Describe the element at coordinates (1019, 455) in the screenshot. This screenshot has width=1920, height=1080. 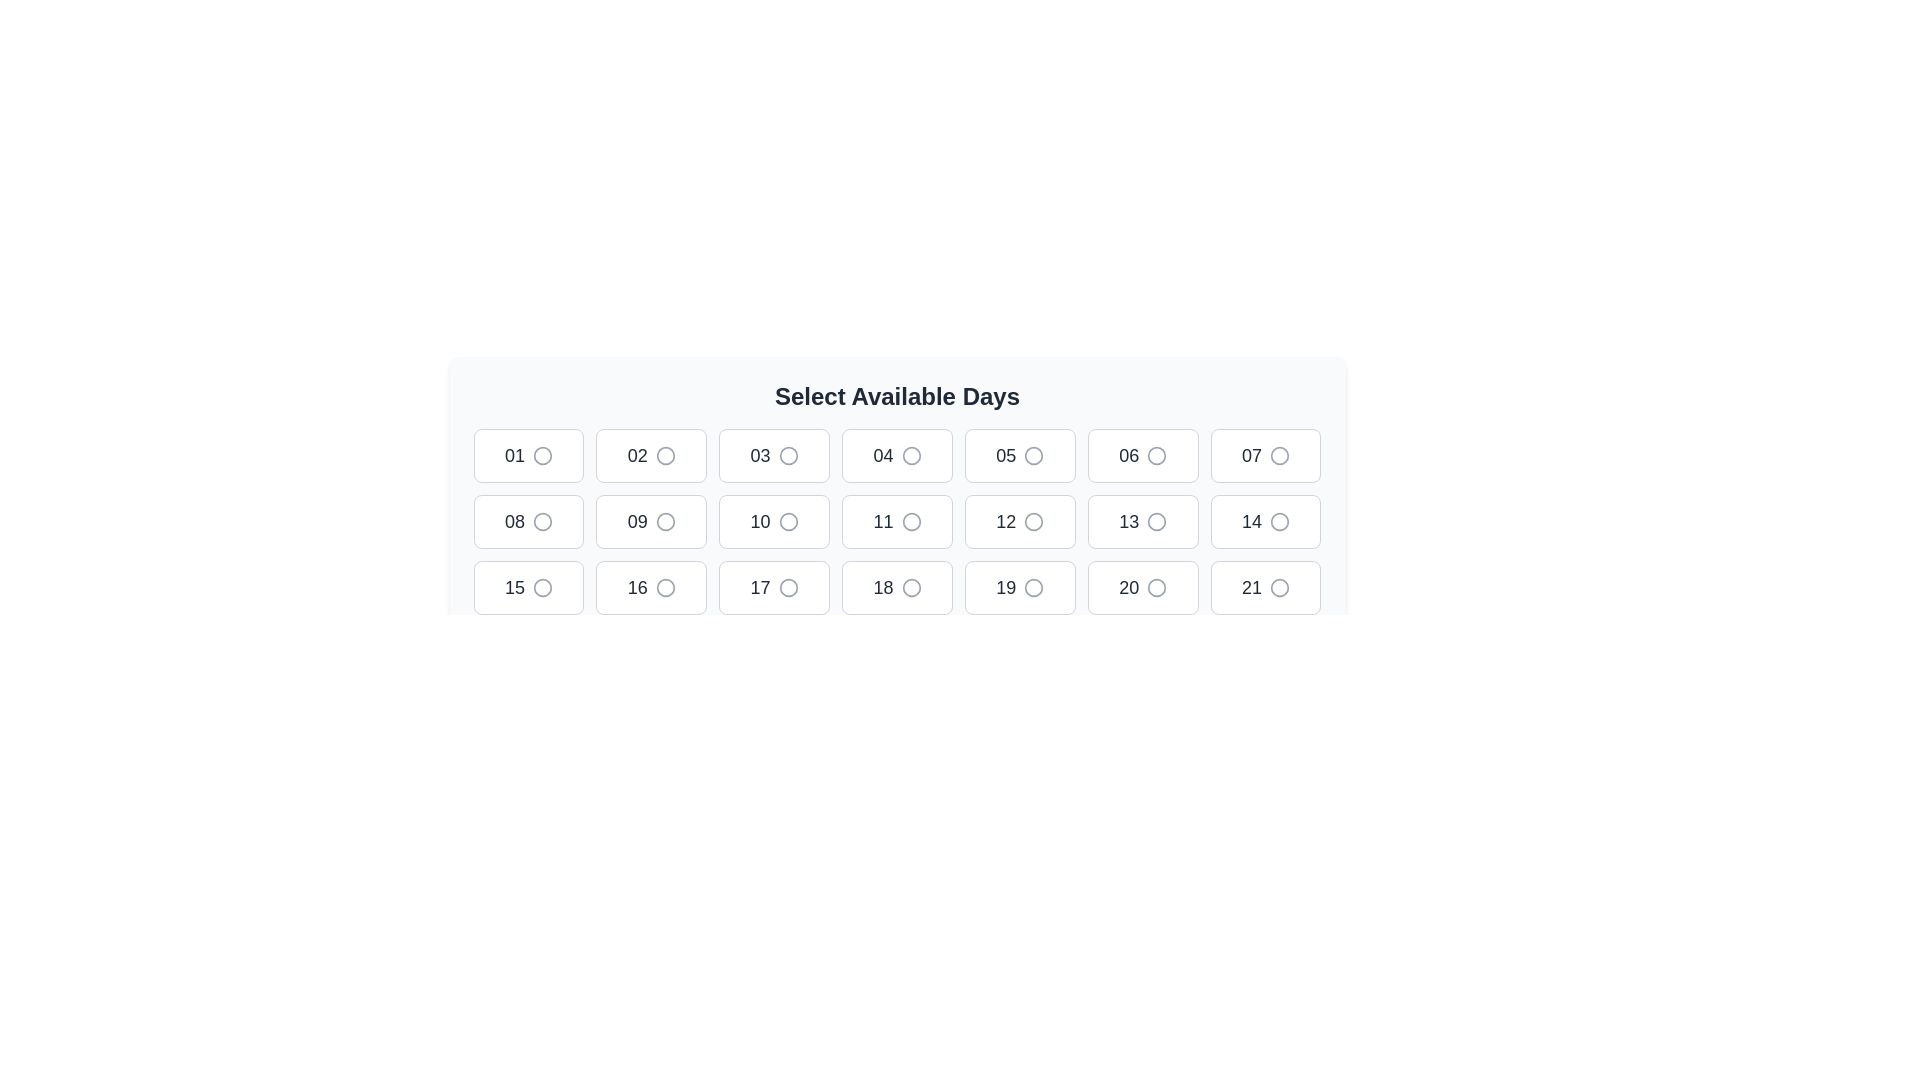
I see `the radio button associated with the selectable button labeled '05'` at that location.